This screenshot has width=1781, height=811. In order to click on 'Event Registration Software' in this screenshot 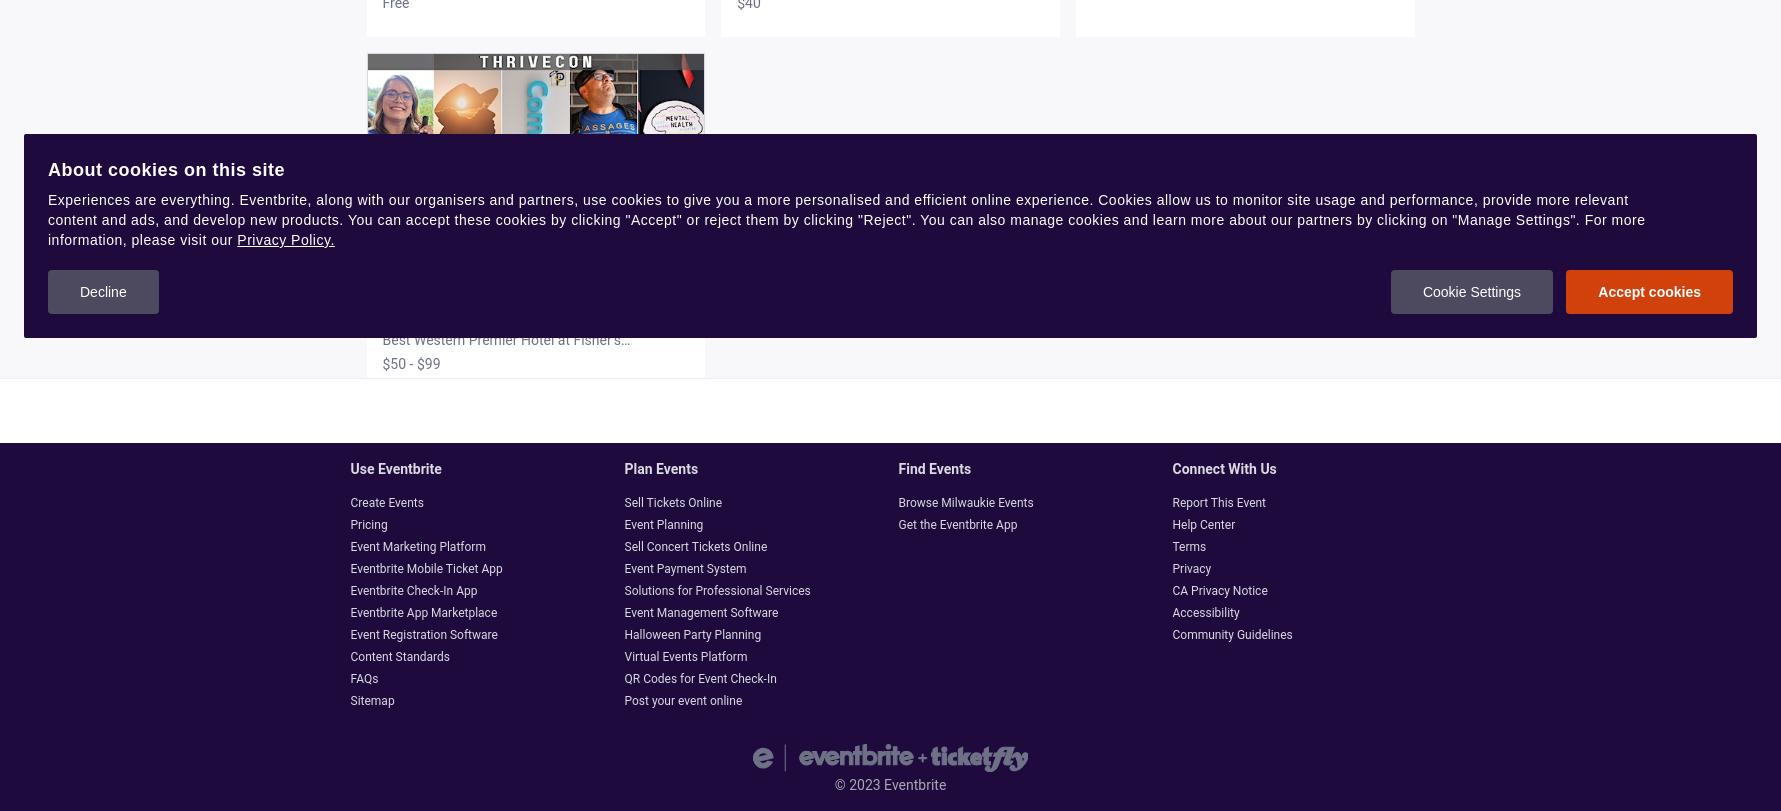, I will do `click(422, 634)`.